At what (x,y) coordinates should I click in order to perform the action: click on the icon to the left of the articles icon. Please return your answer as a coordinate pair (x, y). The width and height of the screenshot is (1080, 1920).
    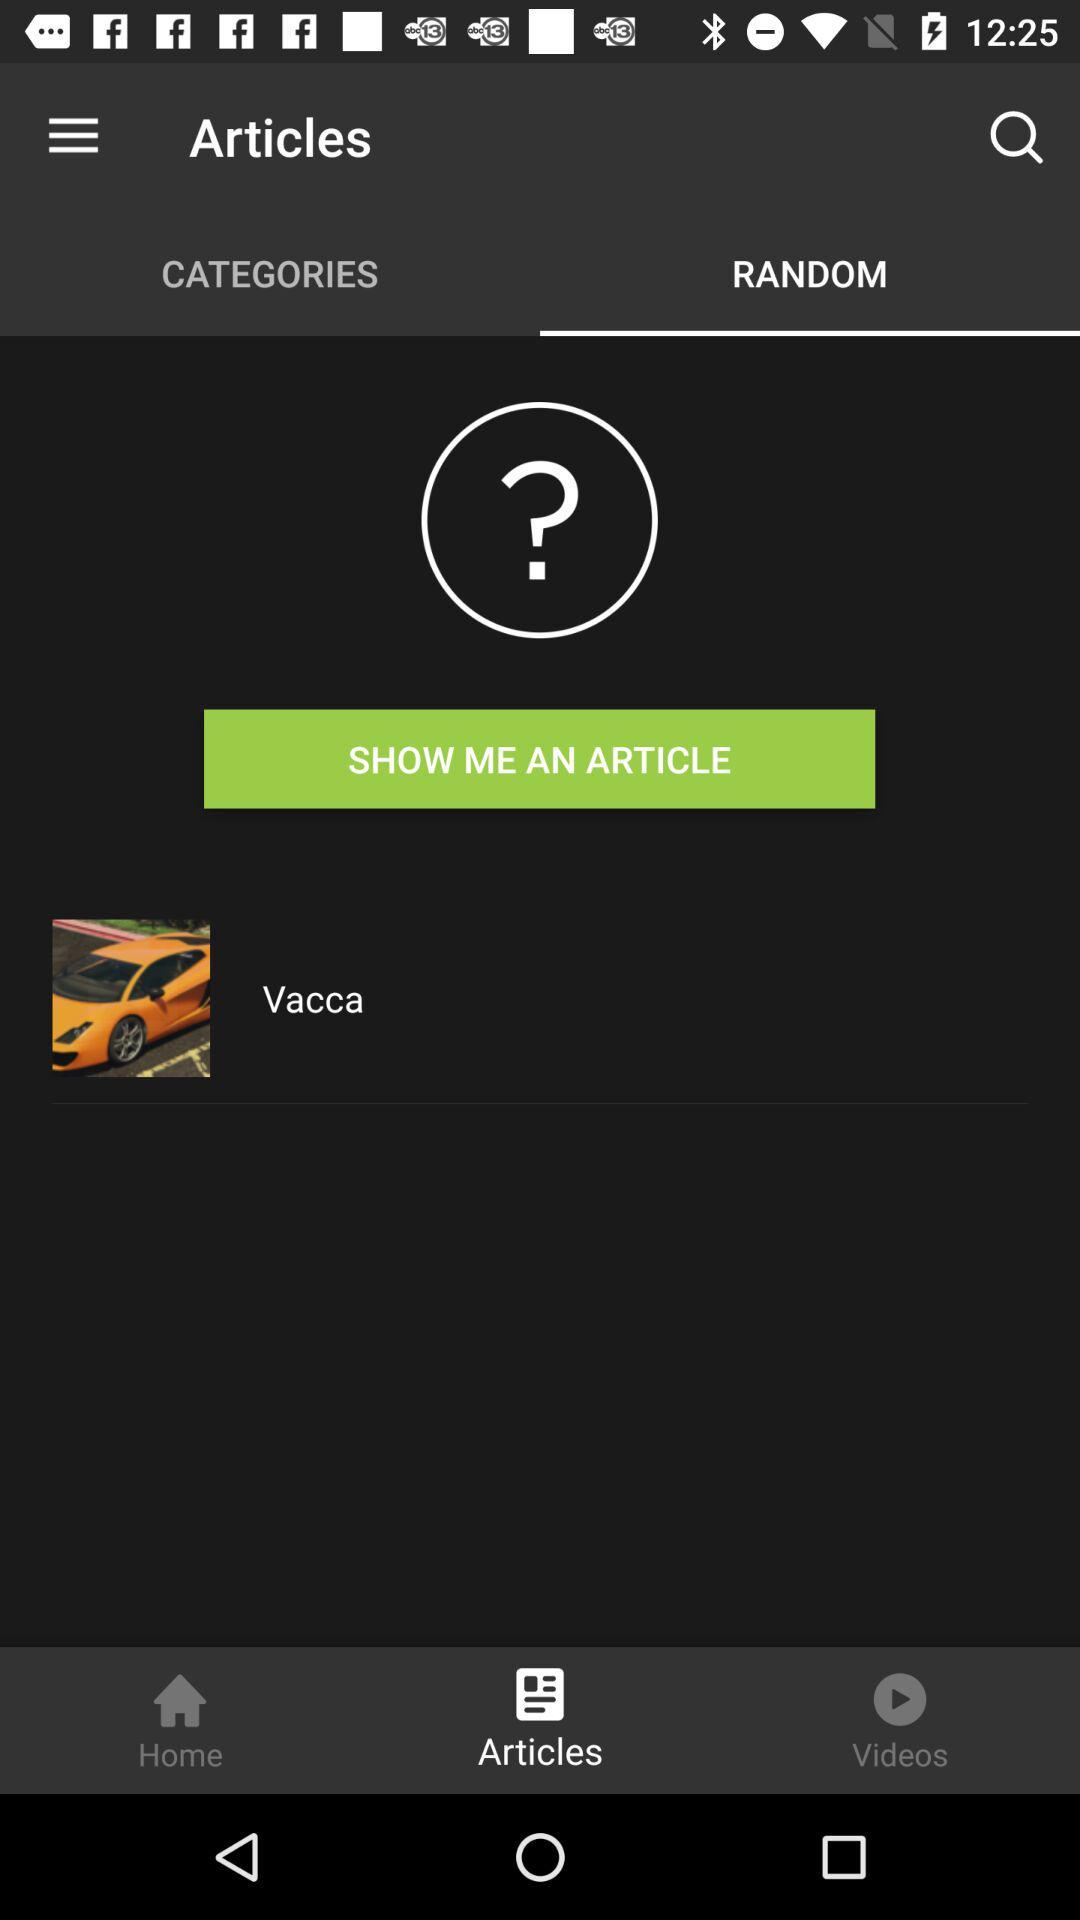
    Looking at the image, I should click on (72, 135).